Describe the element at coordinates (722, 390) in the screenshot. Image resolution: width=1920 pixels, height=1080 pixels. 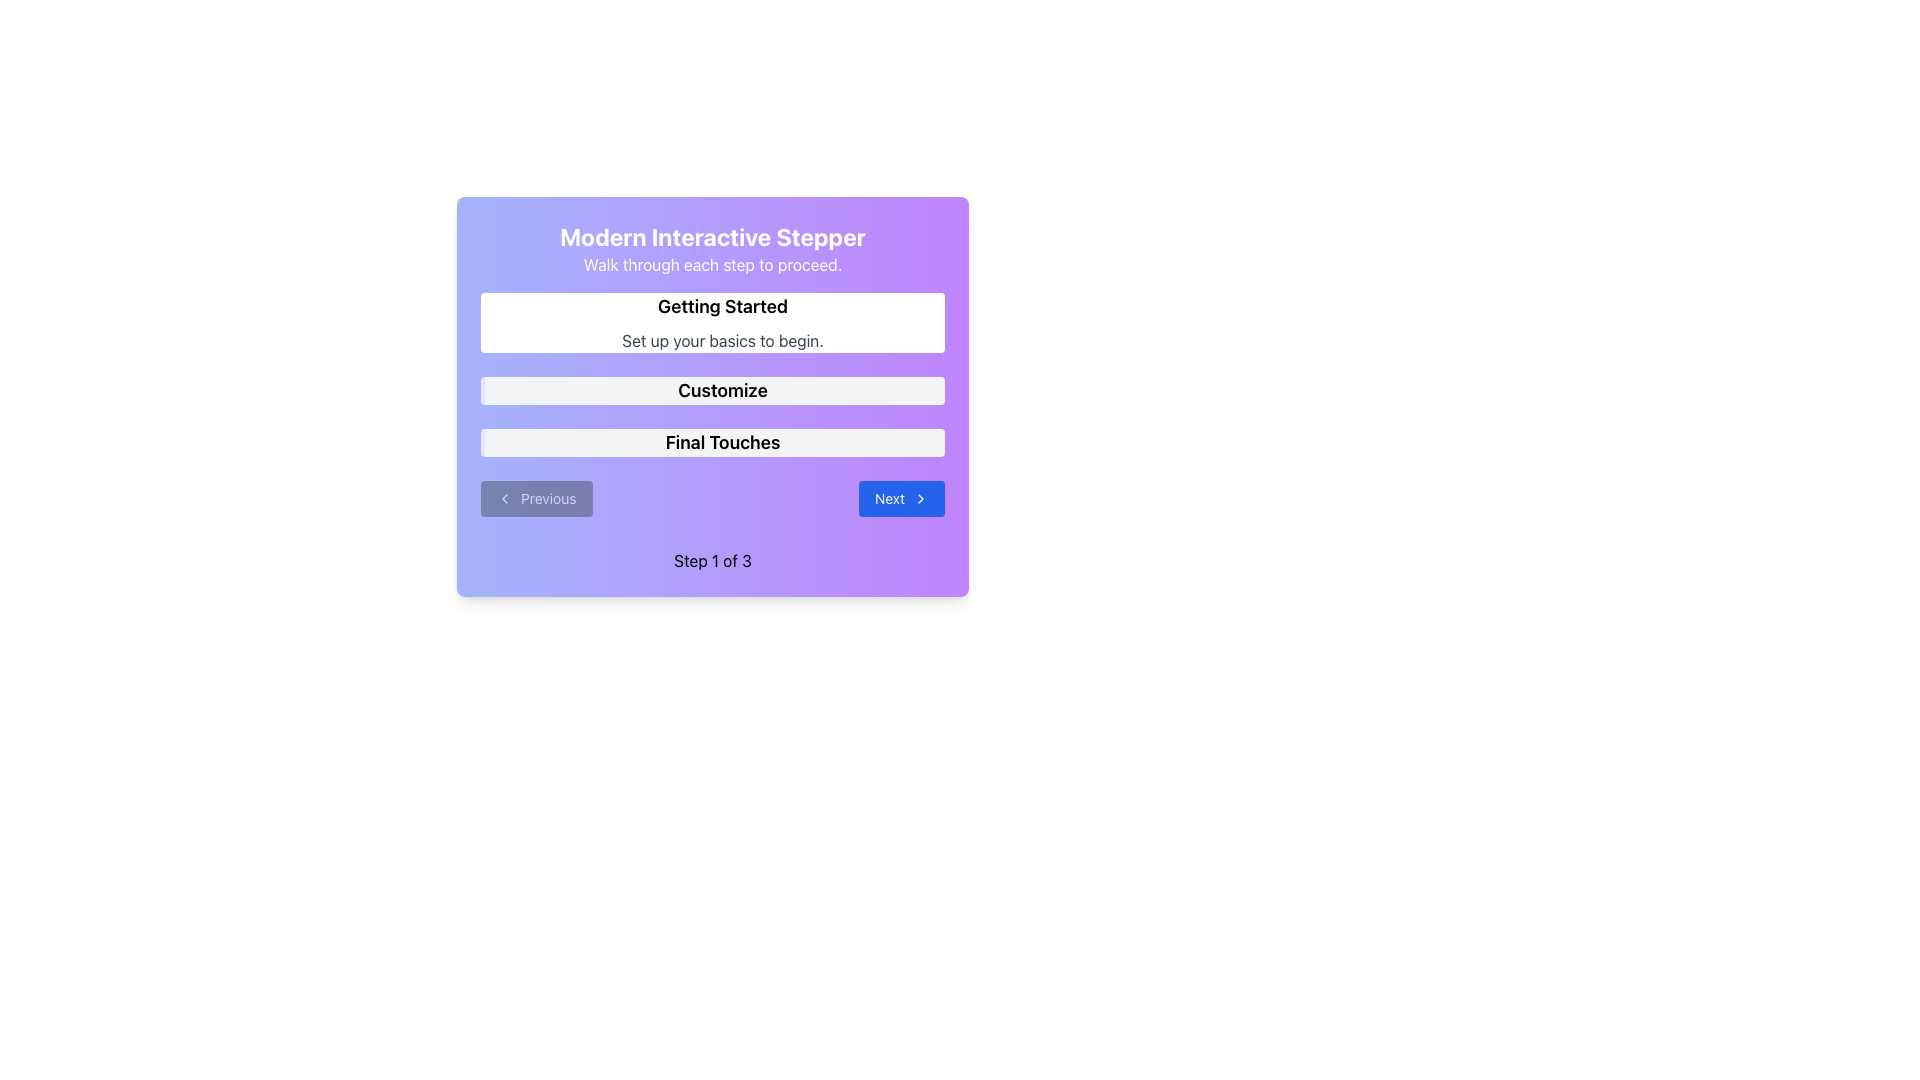
I see `the text label indicating the second step in the stepper process, which is centrally aligned and serves as a navigation indicator` at that location.